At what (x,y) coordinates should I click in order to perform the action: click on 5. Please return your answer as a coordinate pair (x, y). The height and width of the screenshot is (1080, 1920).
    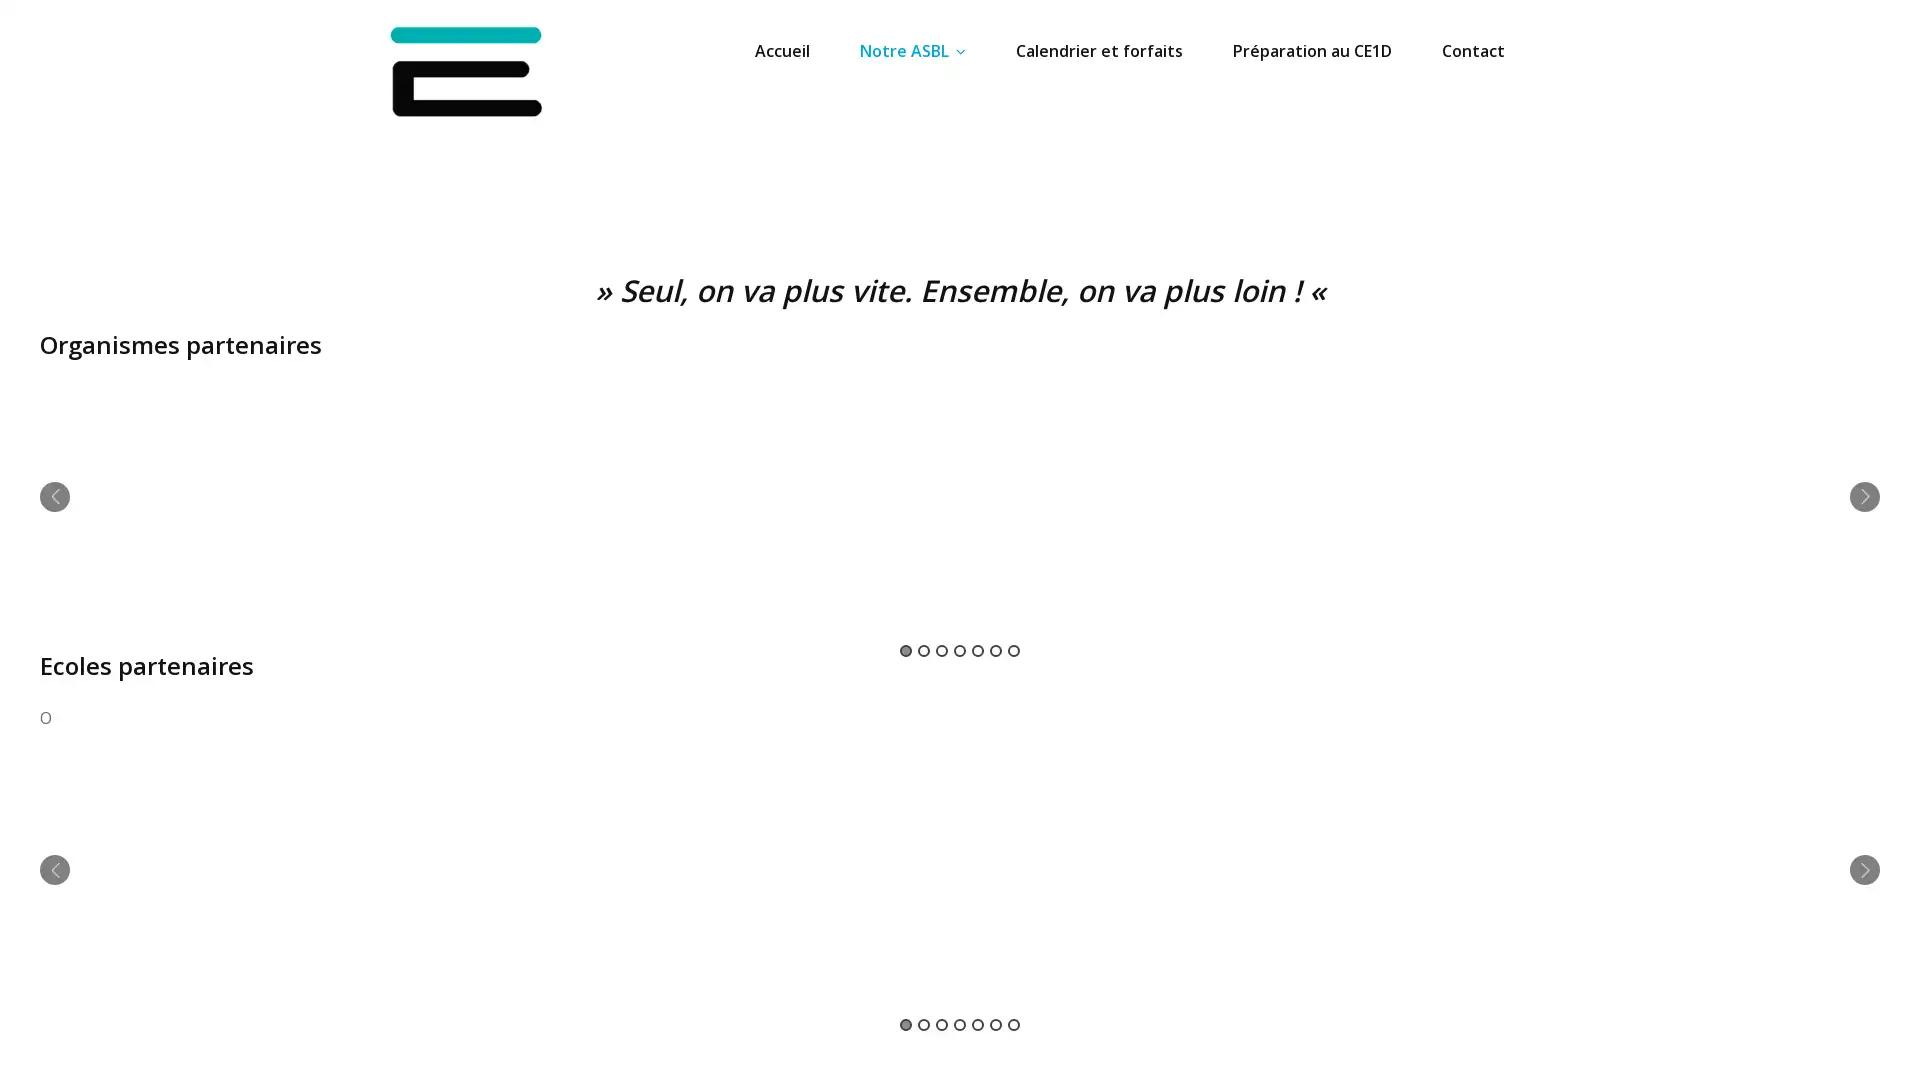
    Looking at the image, I should click on (978, 651).